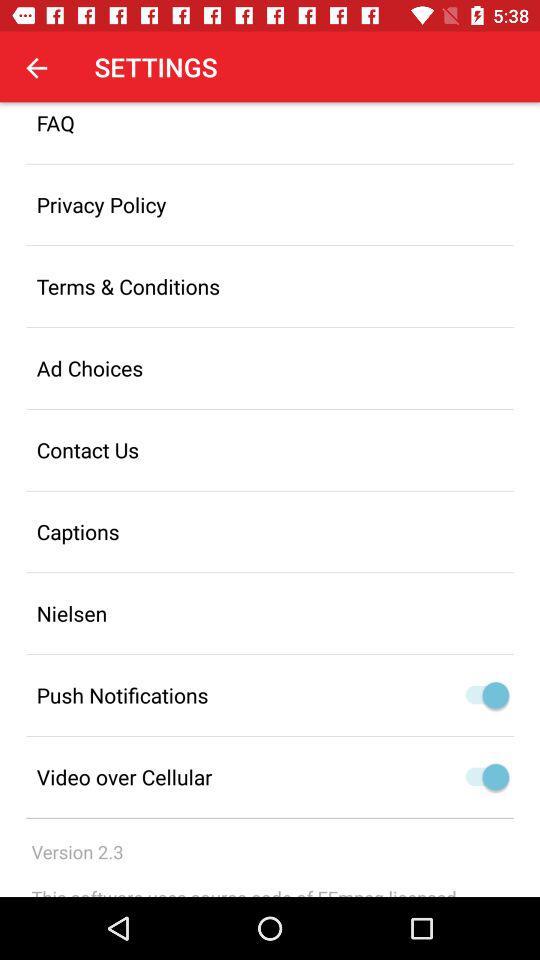 The width and height of the screenshot is (540, 960). What do you see at coordinates (76, 851) in the screenshot?
I see `the version 2.3 icon` at bounding box center [76, 851].